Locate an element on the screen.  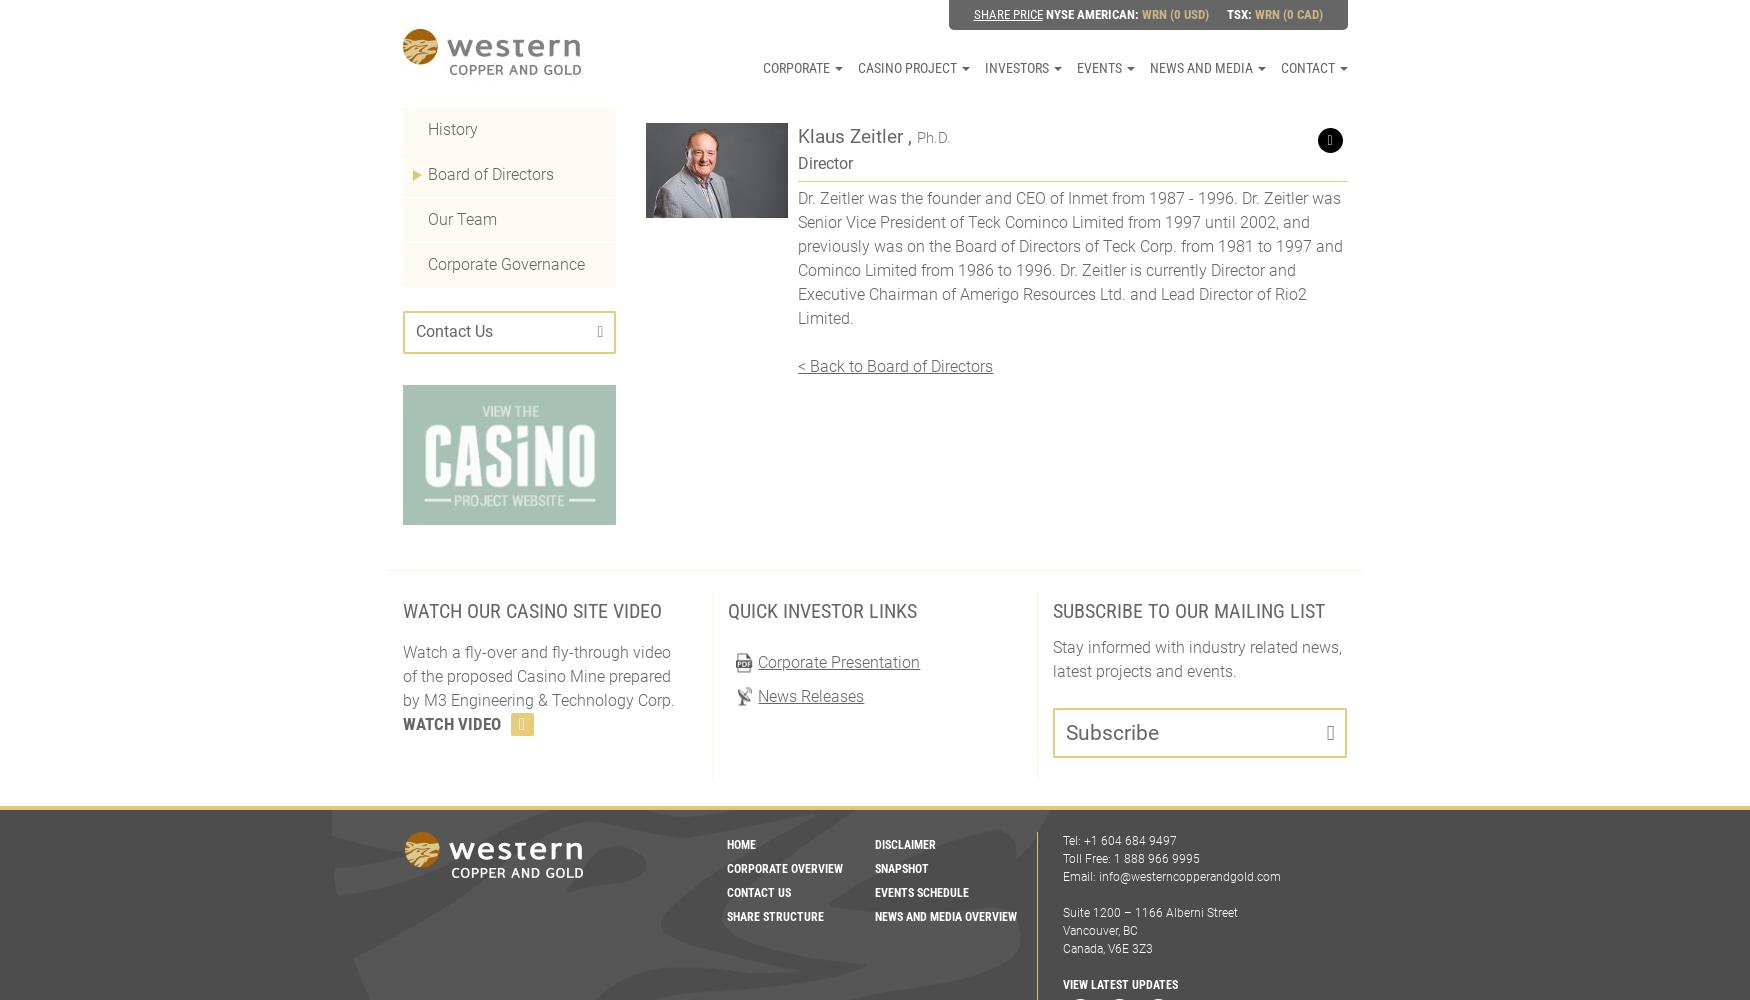
'Corporate Presentation' is located at coordinates (838, 662).